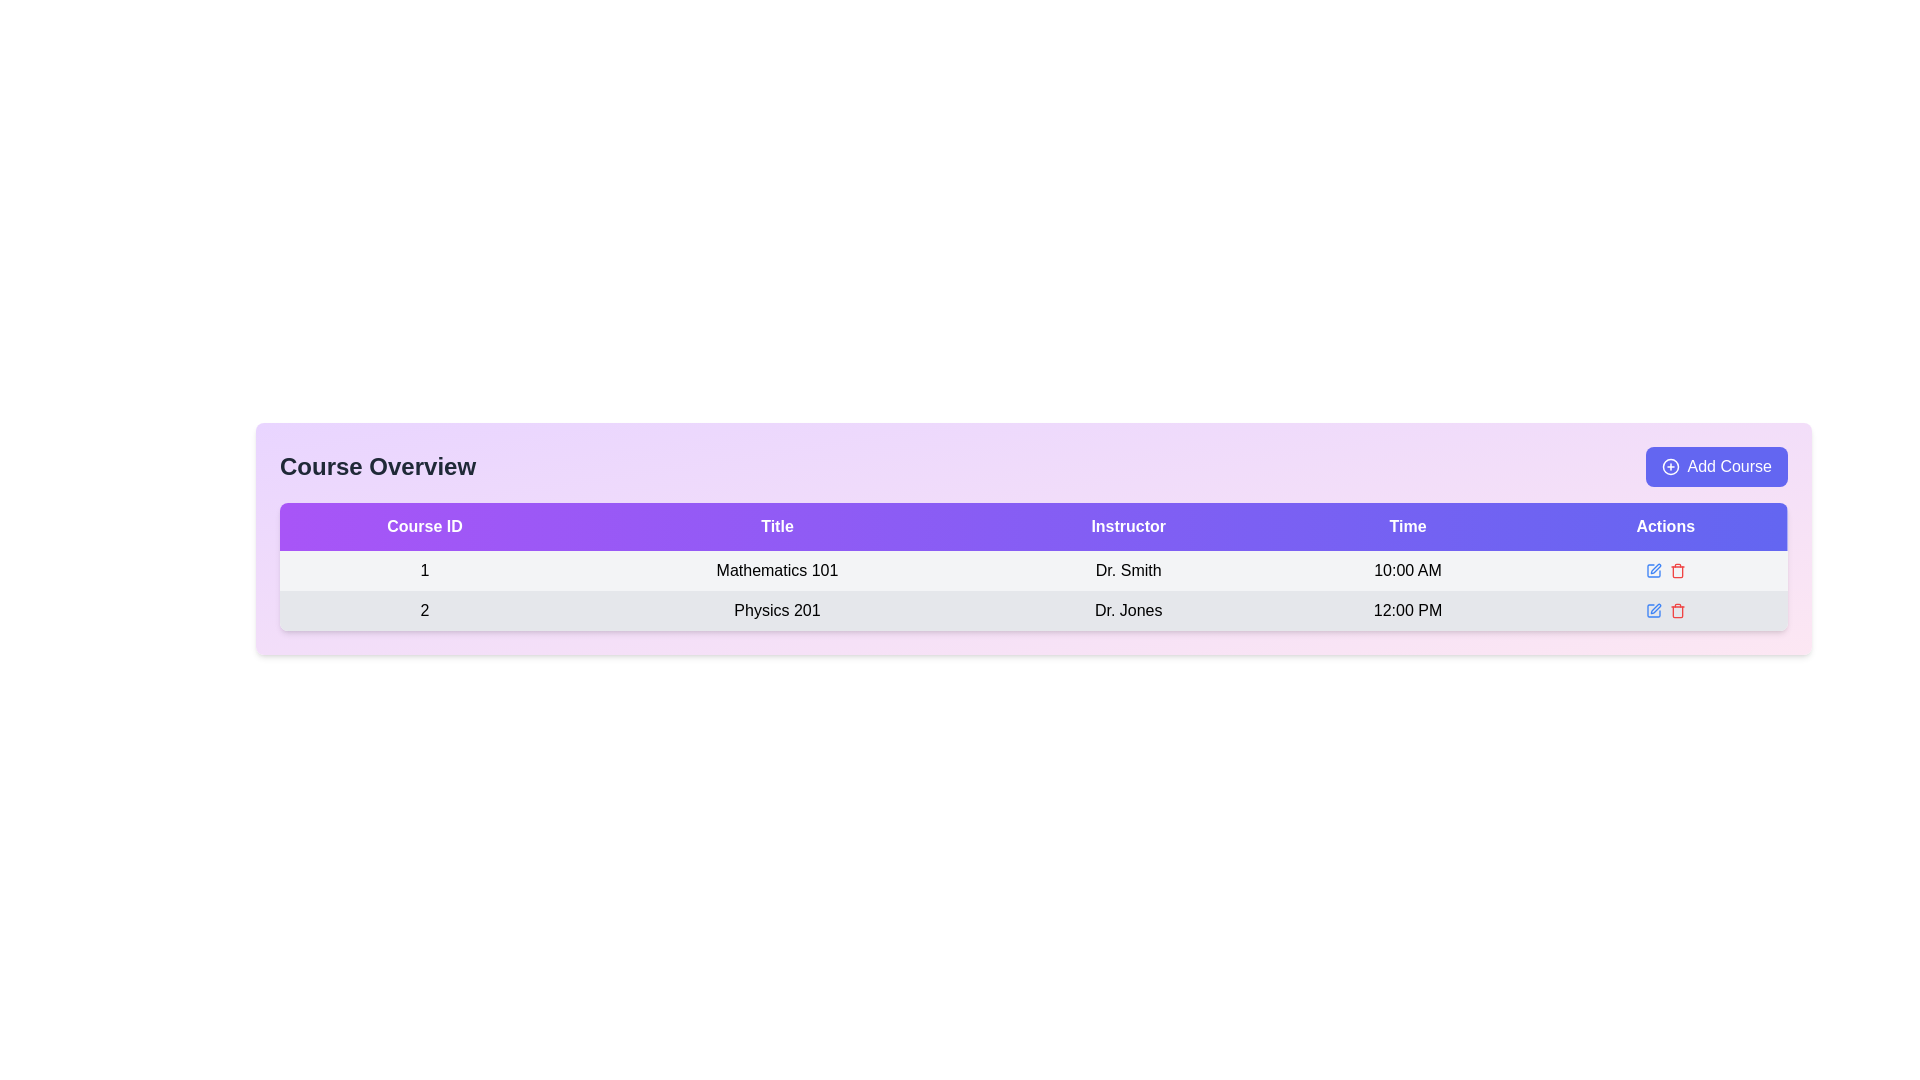 This screenshot has width=1920, height=1080. What do you see at coordinates (1406, 526) in the screenshot?
I see `the 'Time' column header in the table, which is the fourth header from the left, featuring white text on a purple background` at bounding box center [1406, 526].